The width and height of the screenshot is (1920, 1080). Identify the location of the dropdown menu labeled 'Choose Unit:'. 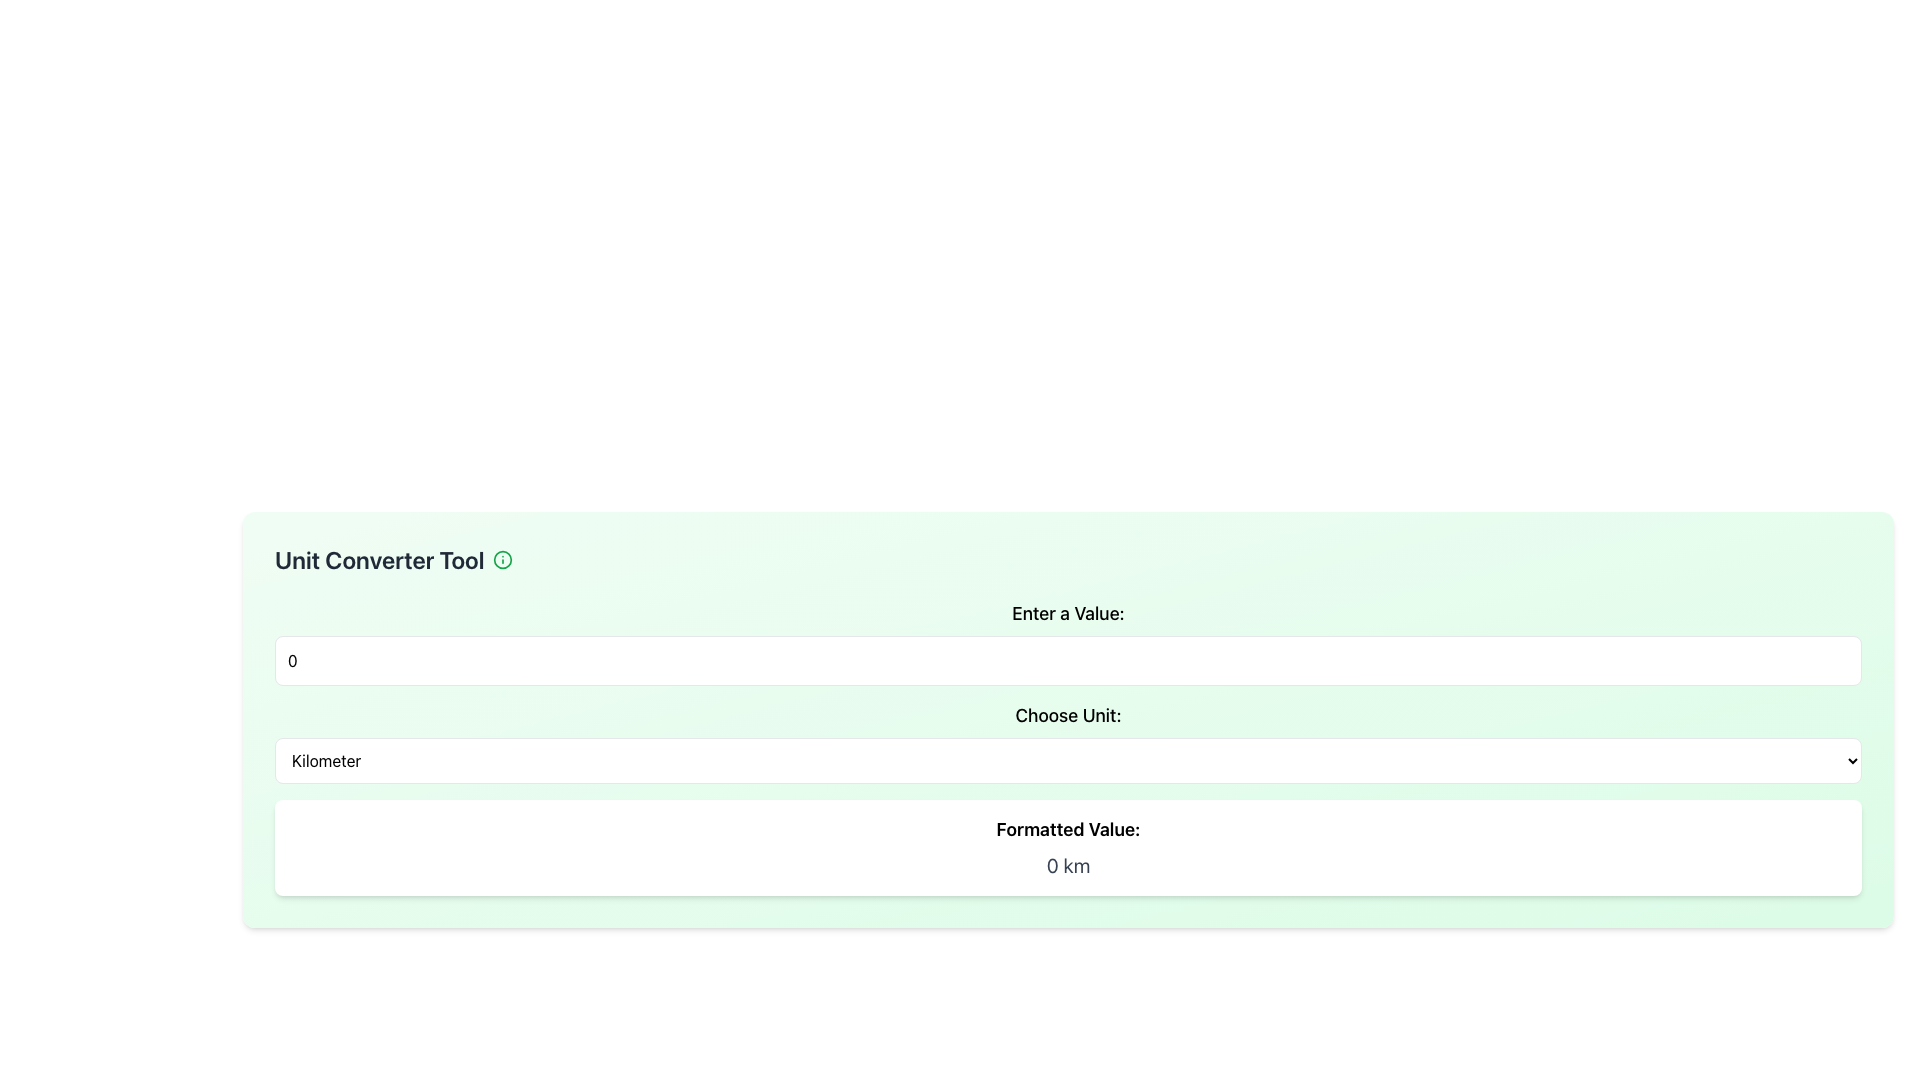
(1067, 743).